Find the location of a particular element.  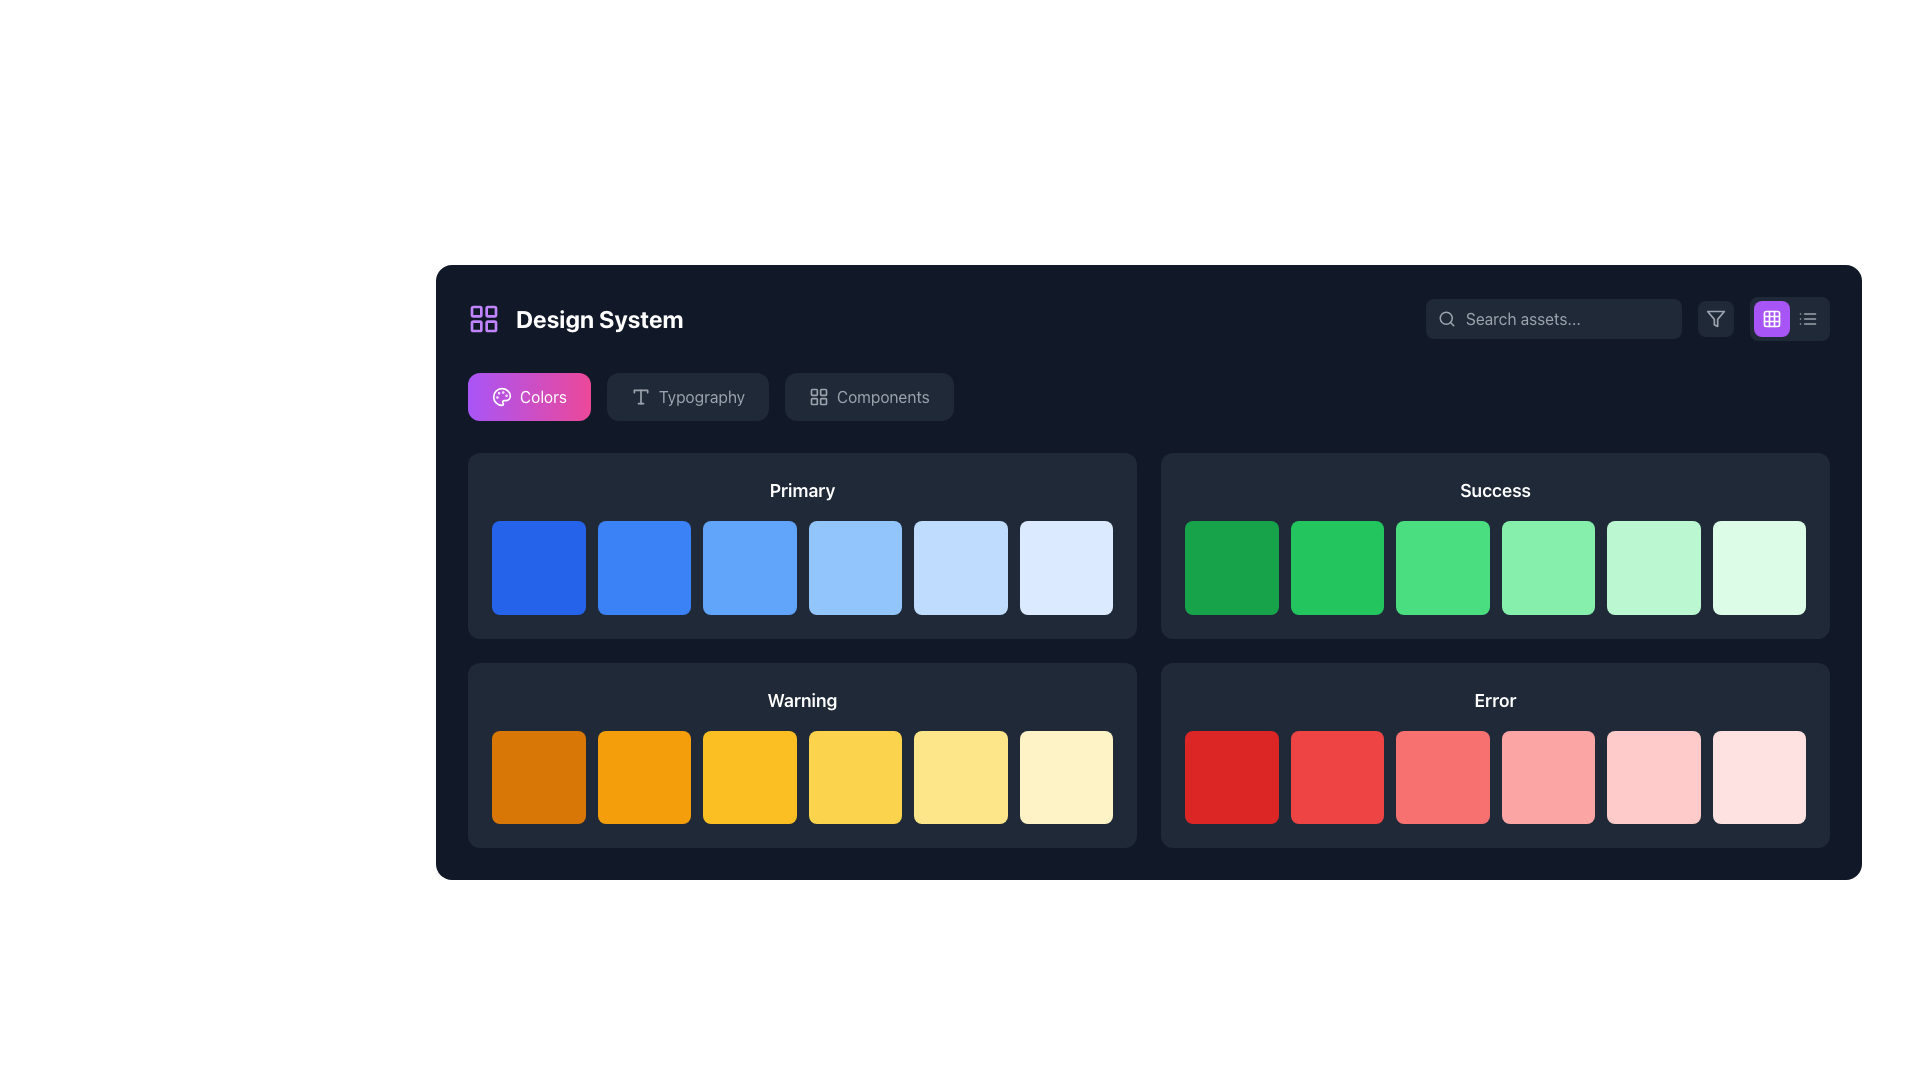

the square-shaped color selection component with a pale blue background is located at coordinates (960, 567).